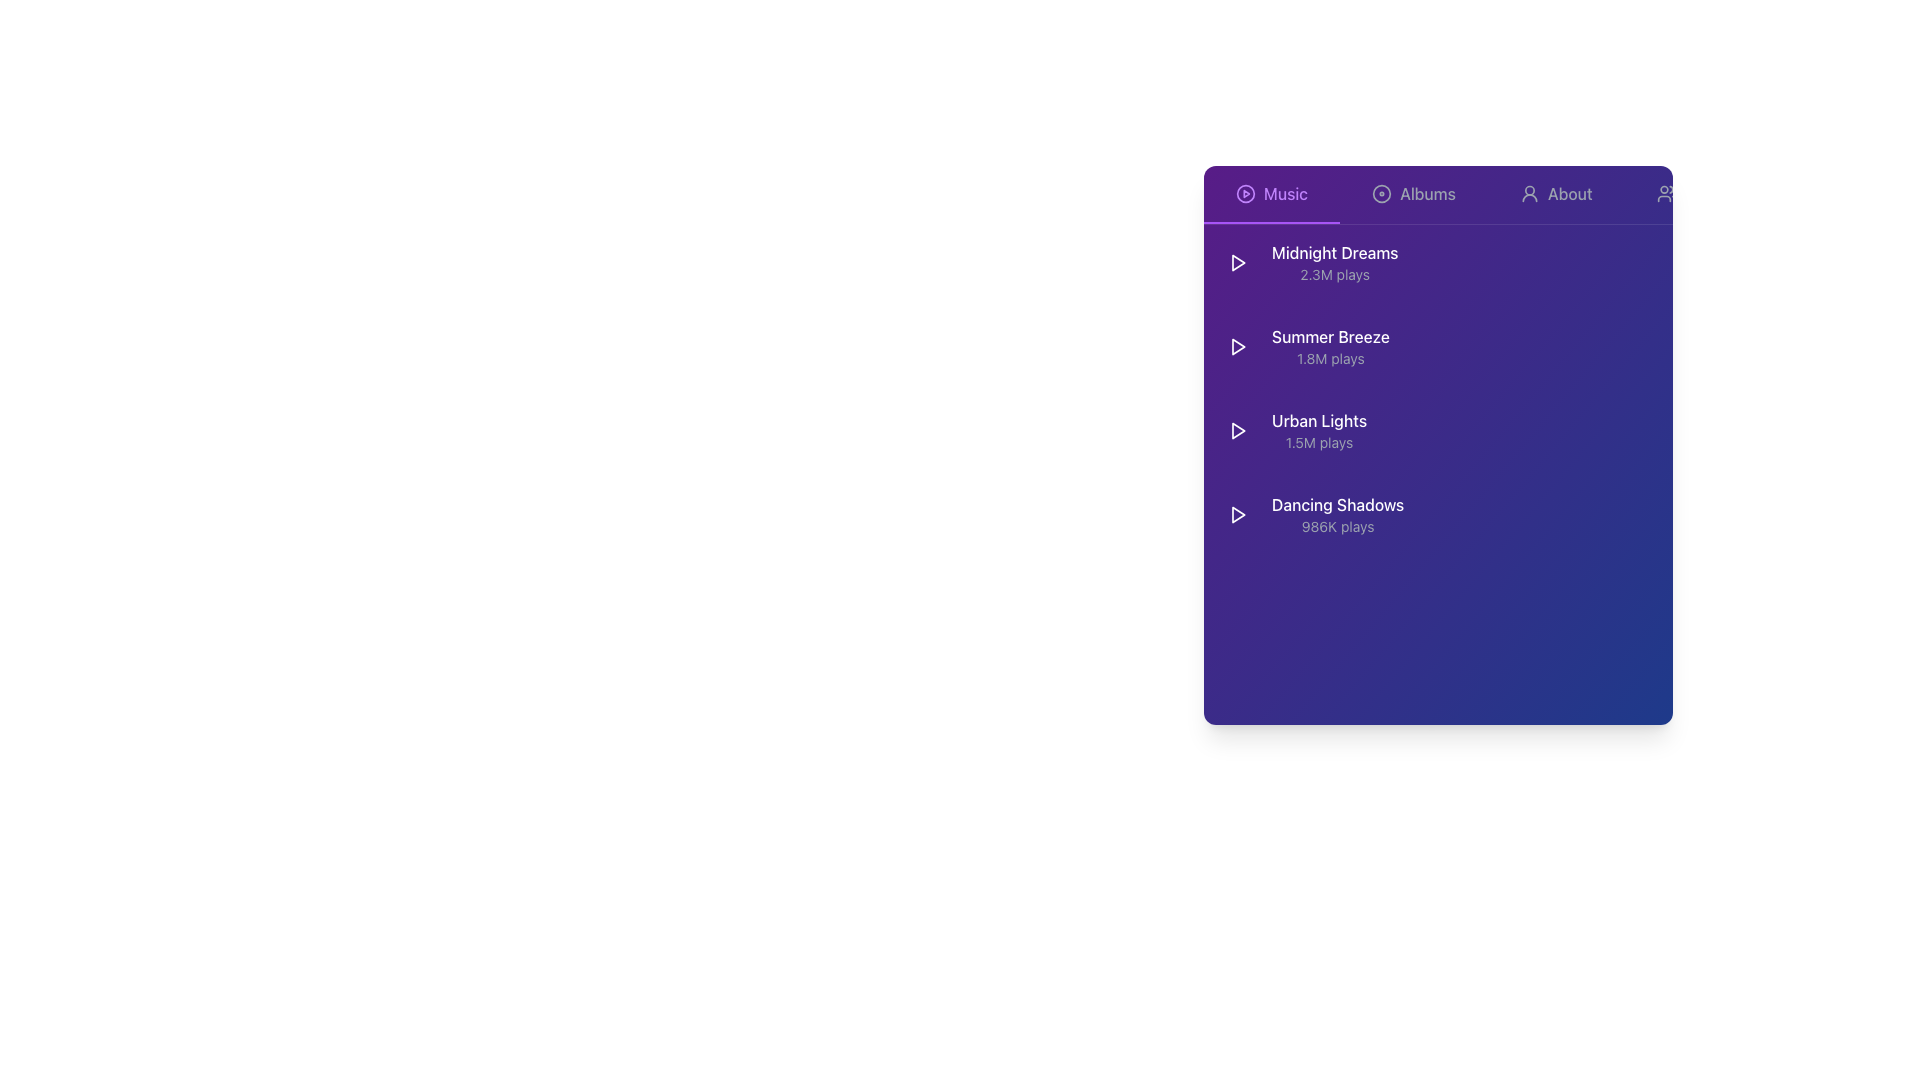  Describe the element at coordinates (1437, 514) in the screenshot. I see `the list item titled 'Dancing Shadows' with a subtitle '986K plays'` at that location.